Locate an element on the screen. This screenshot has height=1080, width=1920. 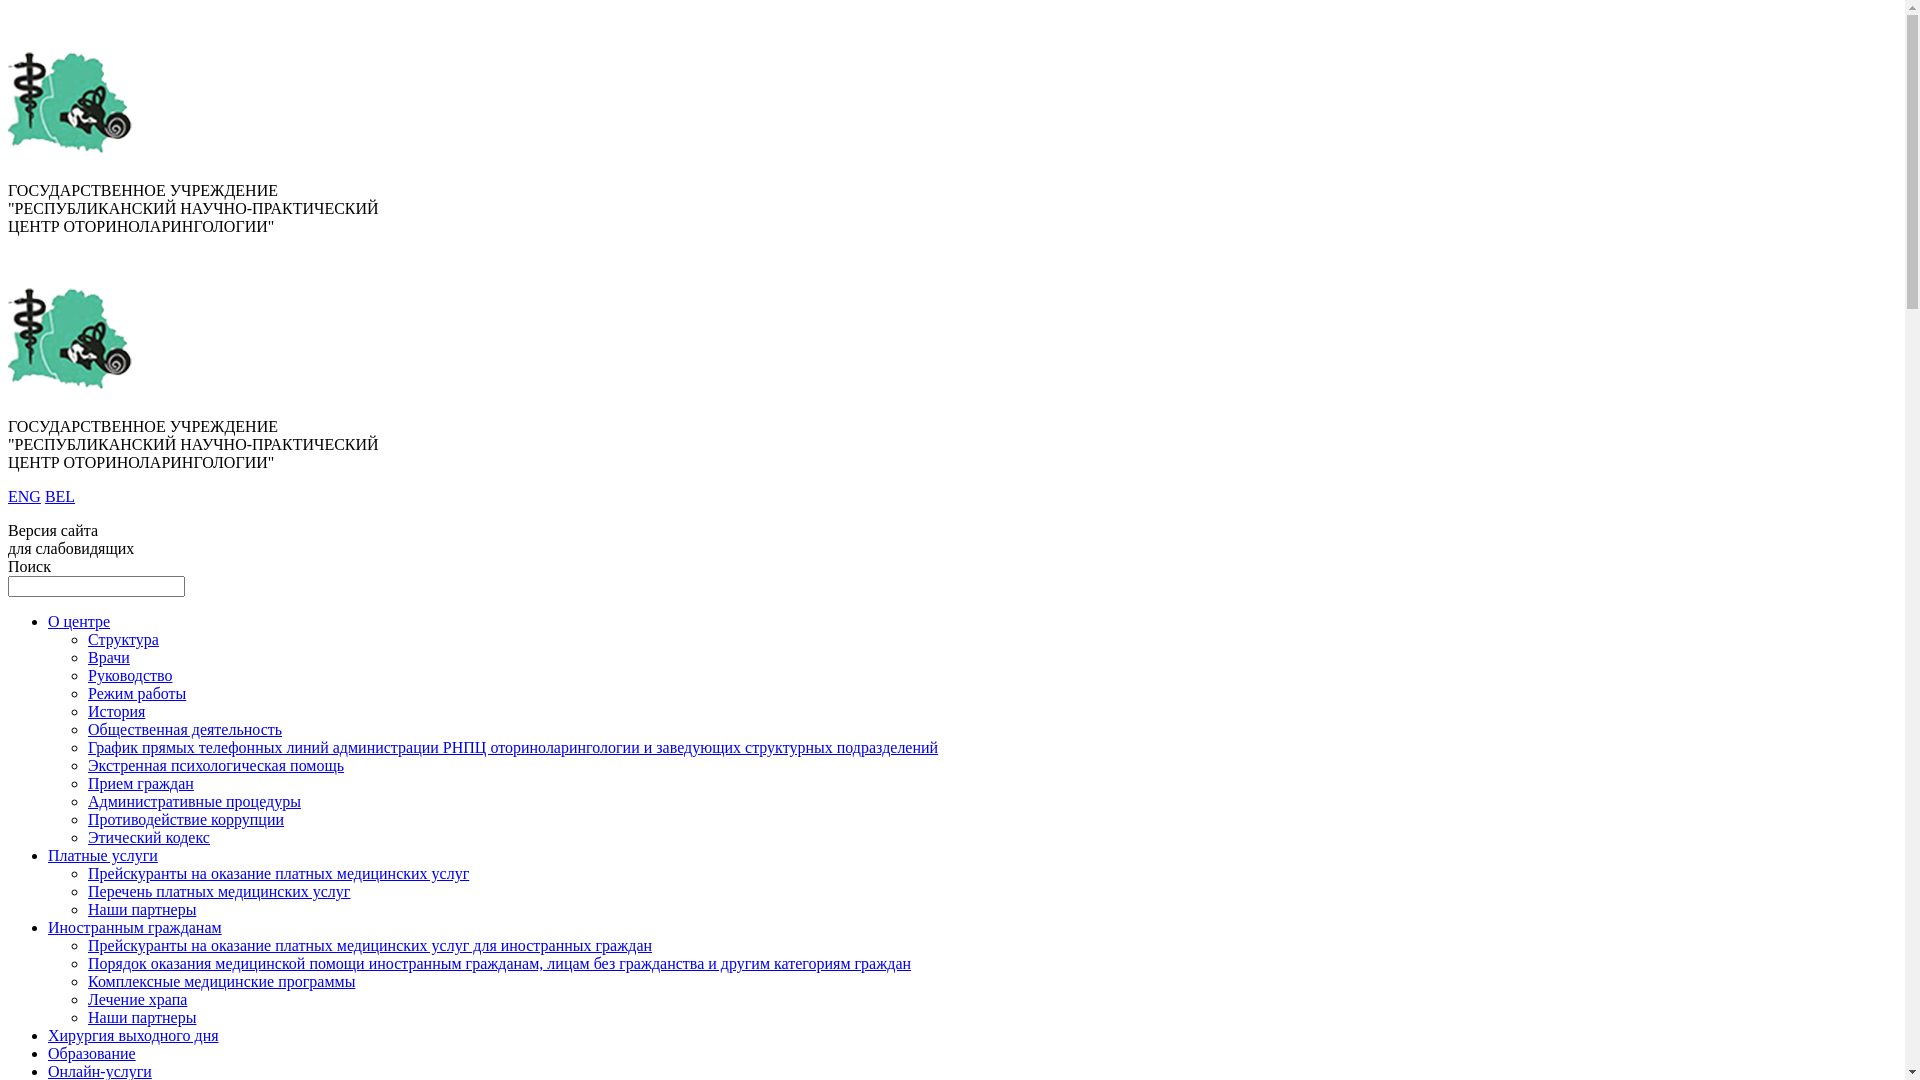
'ENG' is located at coordinates (24, 495).